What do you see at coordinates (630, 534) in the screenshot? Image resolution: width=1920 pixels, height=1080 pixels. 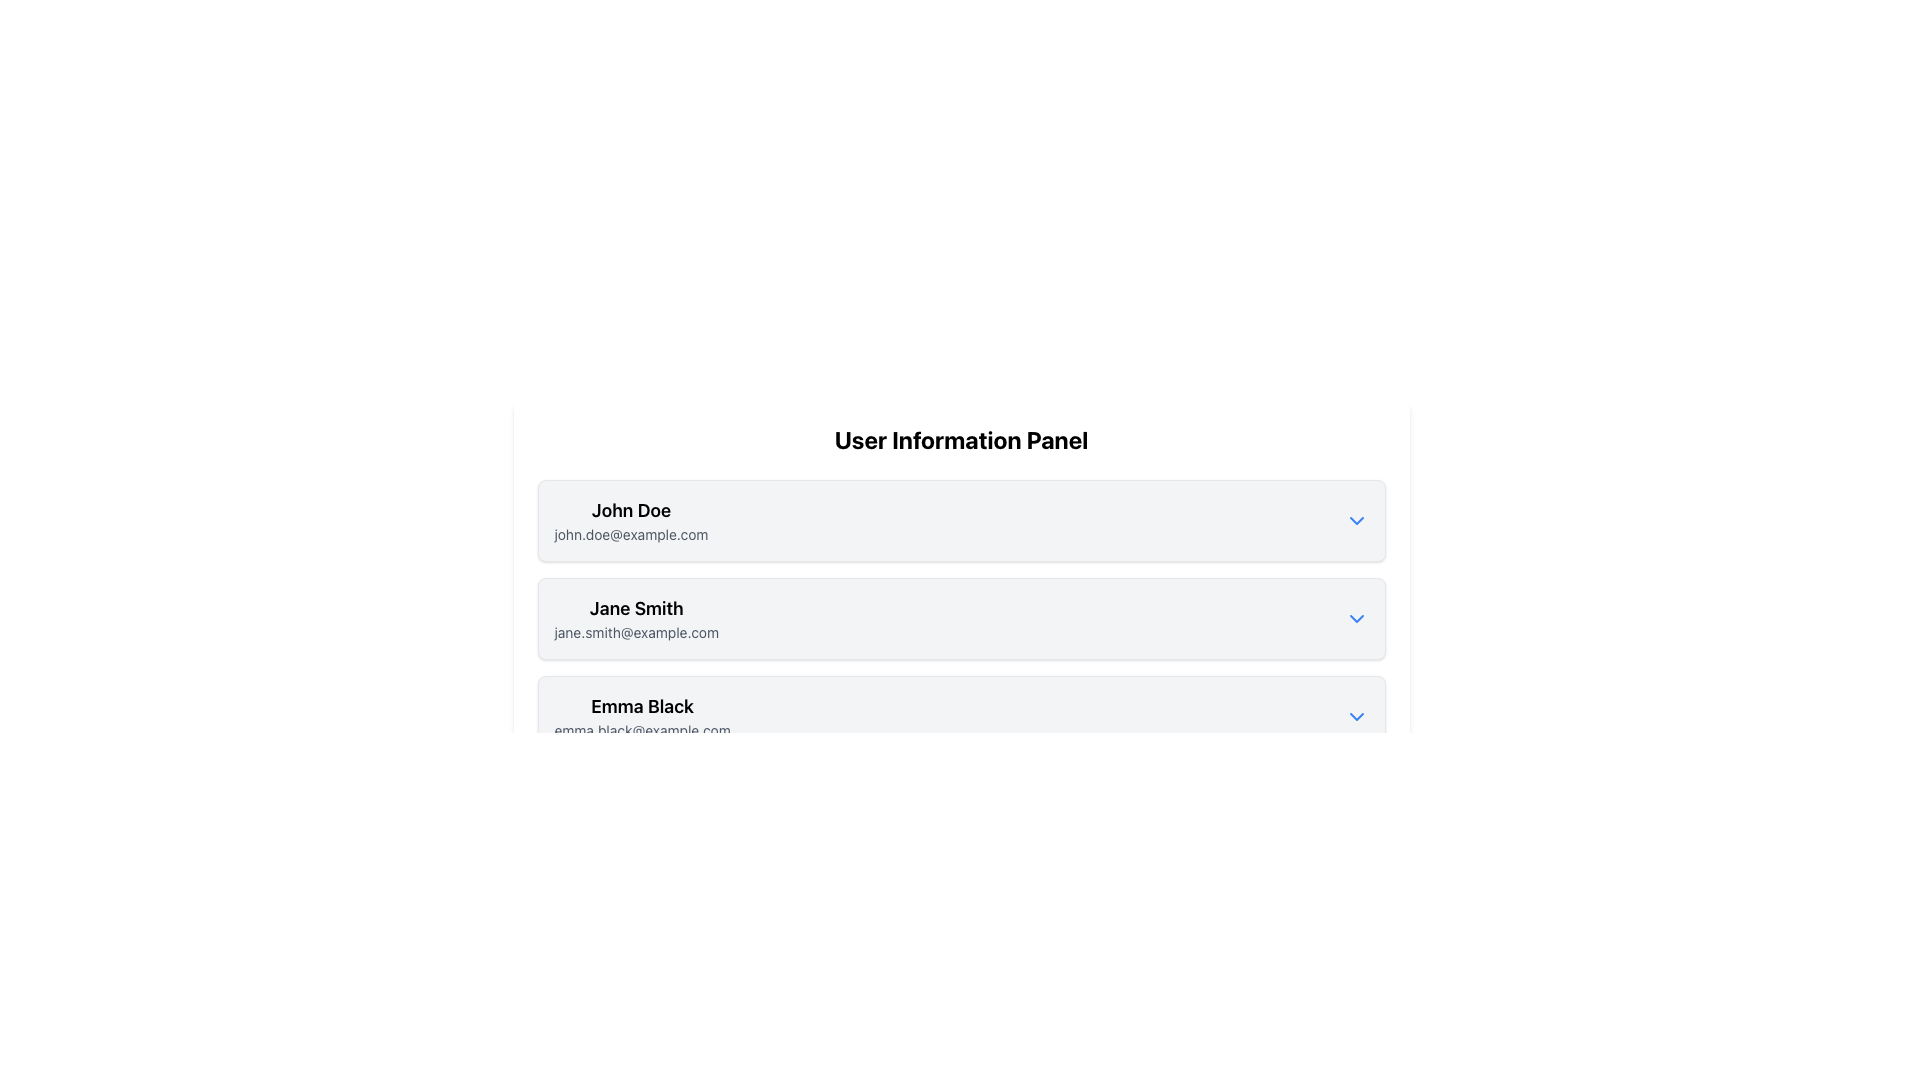 I see `the text display component that shows the email address 'john.doe@example.com', which is located below the name 'John Doe' in the user information panel` at bounding box center [630, 534].